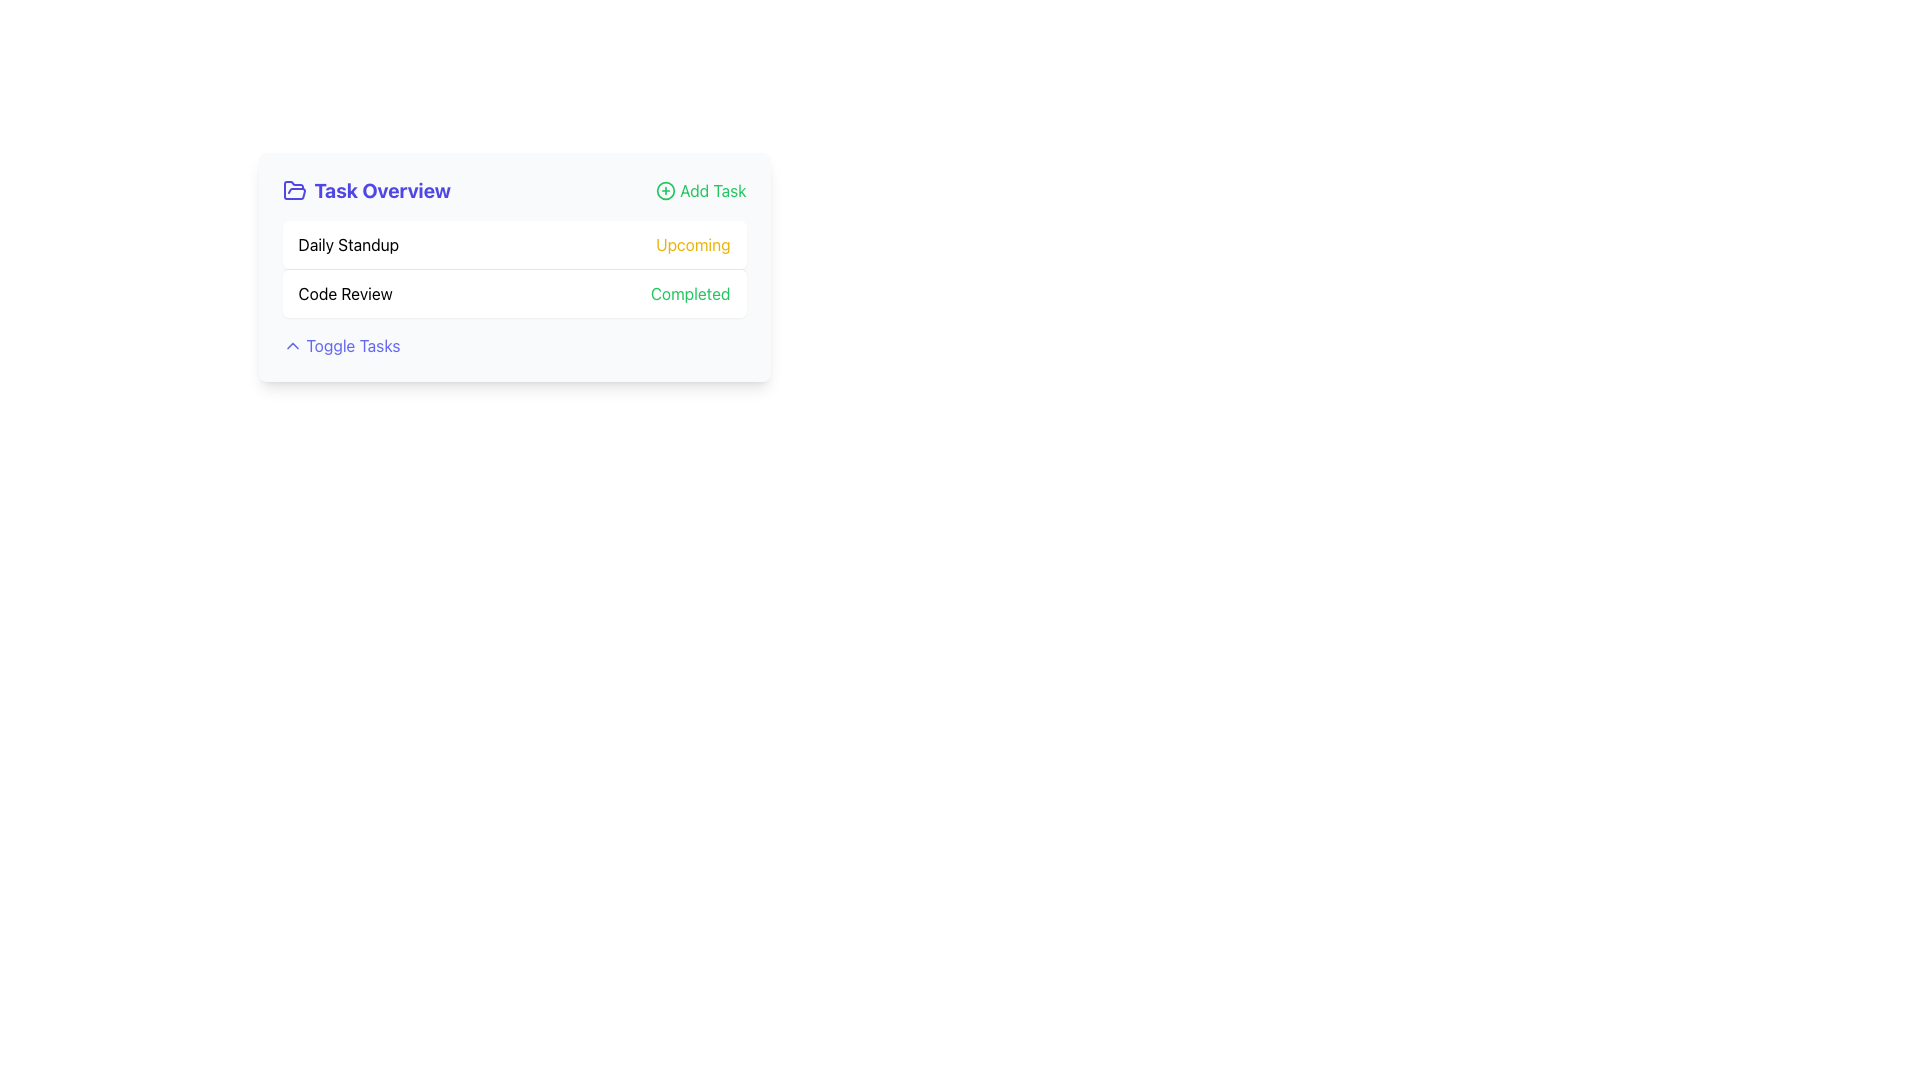 This screenshot has height=1080, width=1920. Describe the element at coordinates (366, 191) in the screenshot. I see `the header text element with an icon located at the top-left corner of the card, which is adjacent to a green-colored 'Add Task' button` at that location.